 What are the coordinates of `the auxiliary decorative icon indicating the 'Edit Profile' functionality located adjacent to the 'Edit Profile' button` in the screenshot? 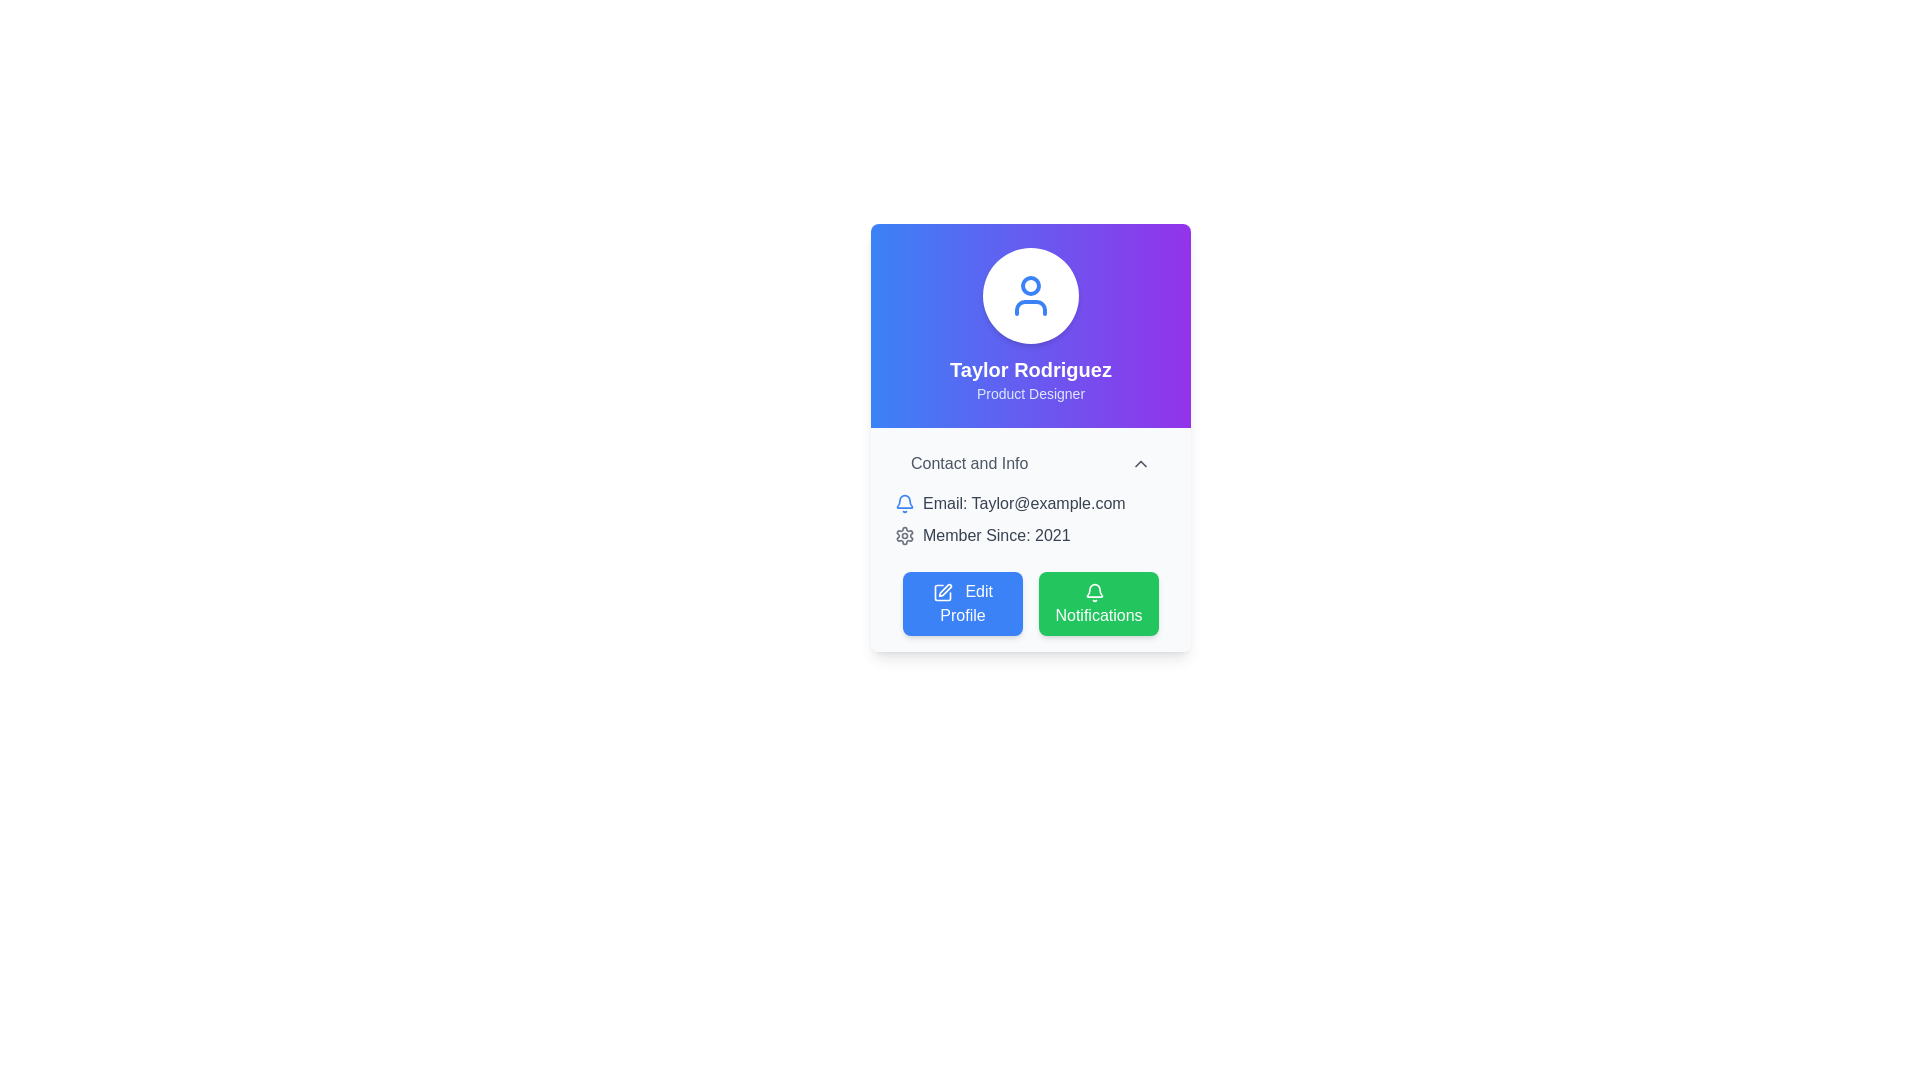 It's located at (944, 589).